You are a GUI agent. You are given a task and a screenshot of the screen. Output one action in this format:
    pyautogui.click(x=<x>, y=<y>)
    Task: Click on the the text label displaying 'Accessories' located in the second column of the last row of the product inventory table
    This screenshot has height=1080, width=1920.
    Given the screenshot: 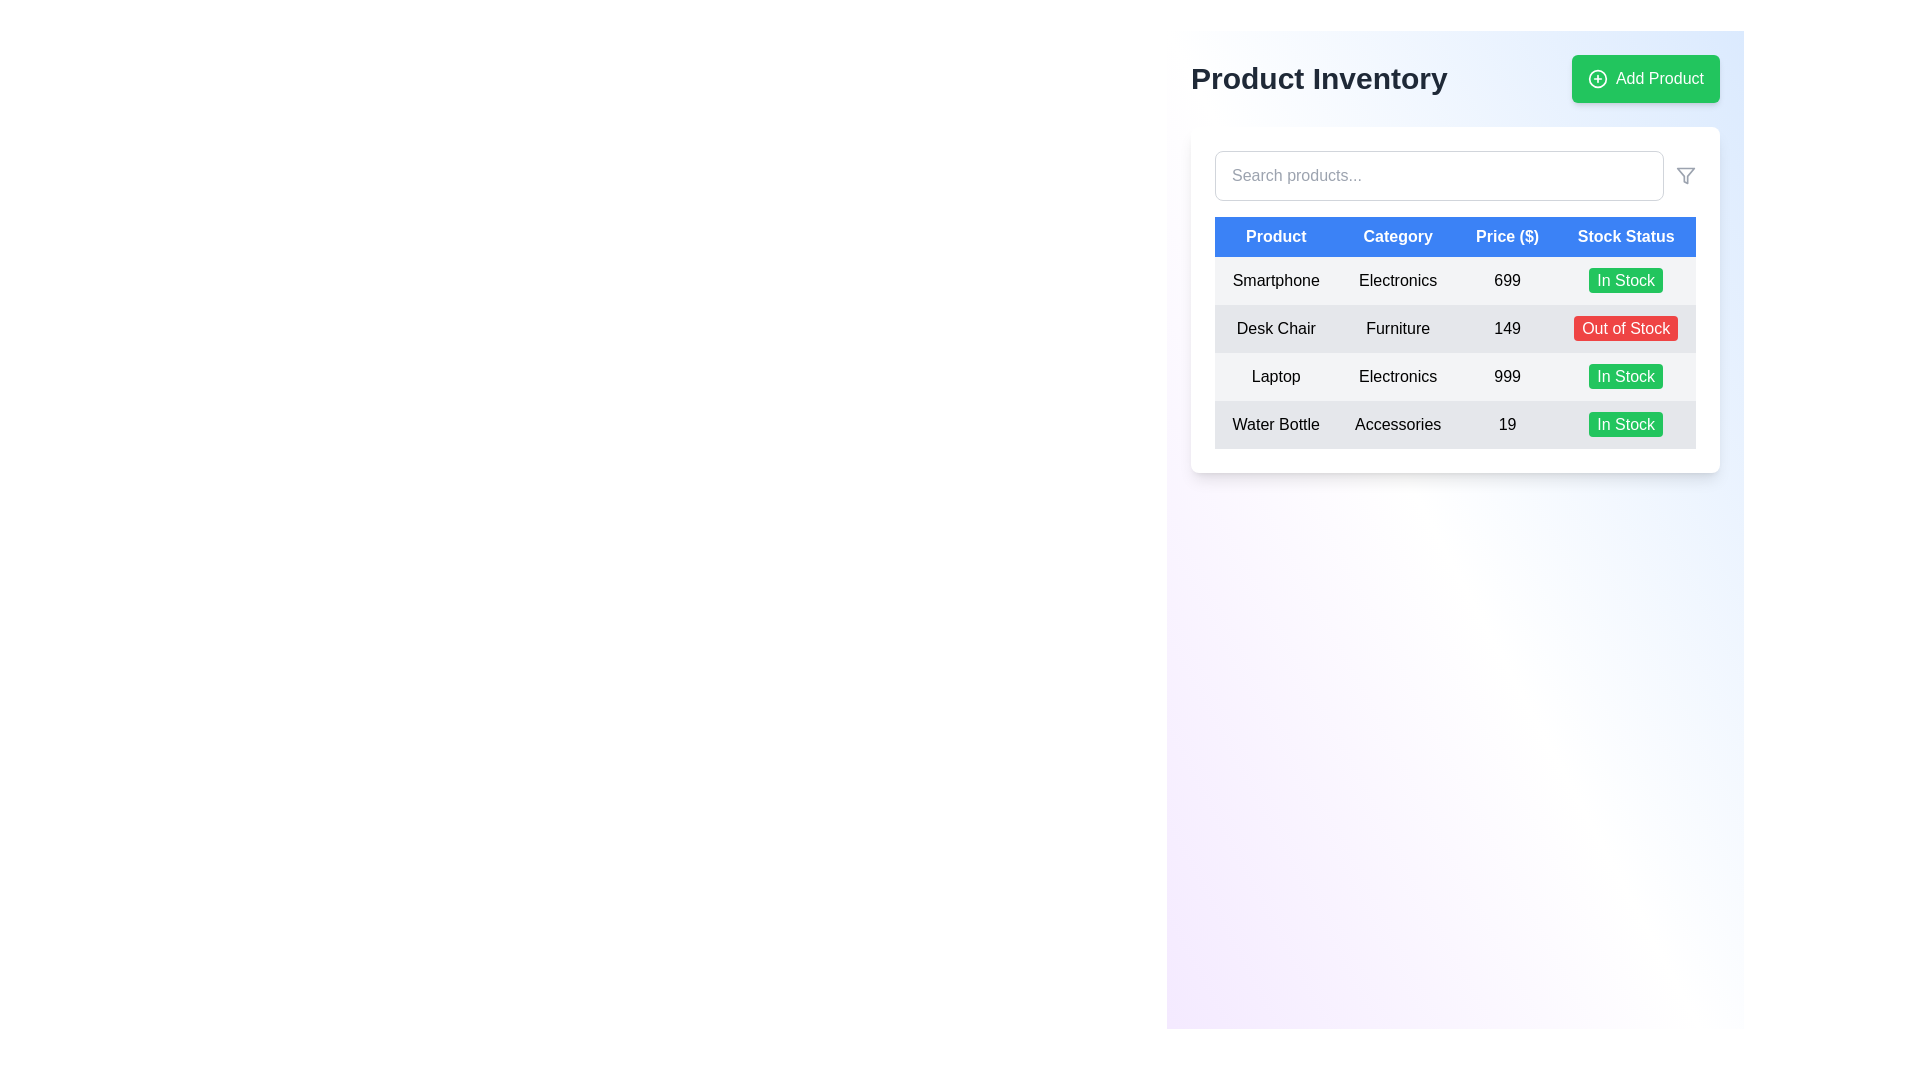 What is the action you would take?
    pyautogui.click(x=1397, y=423)
    